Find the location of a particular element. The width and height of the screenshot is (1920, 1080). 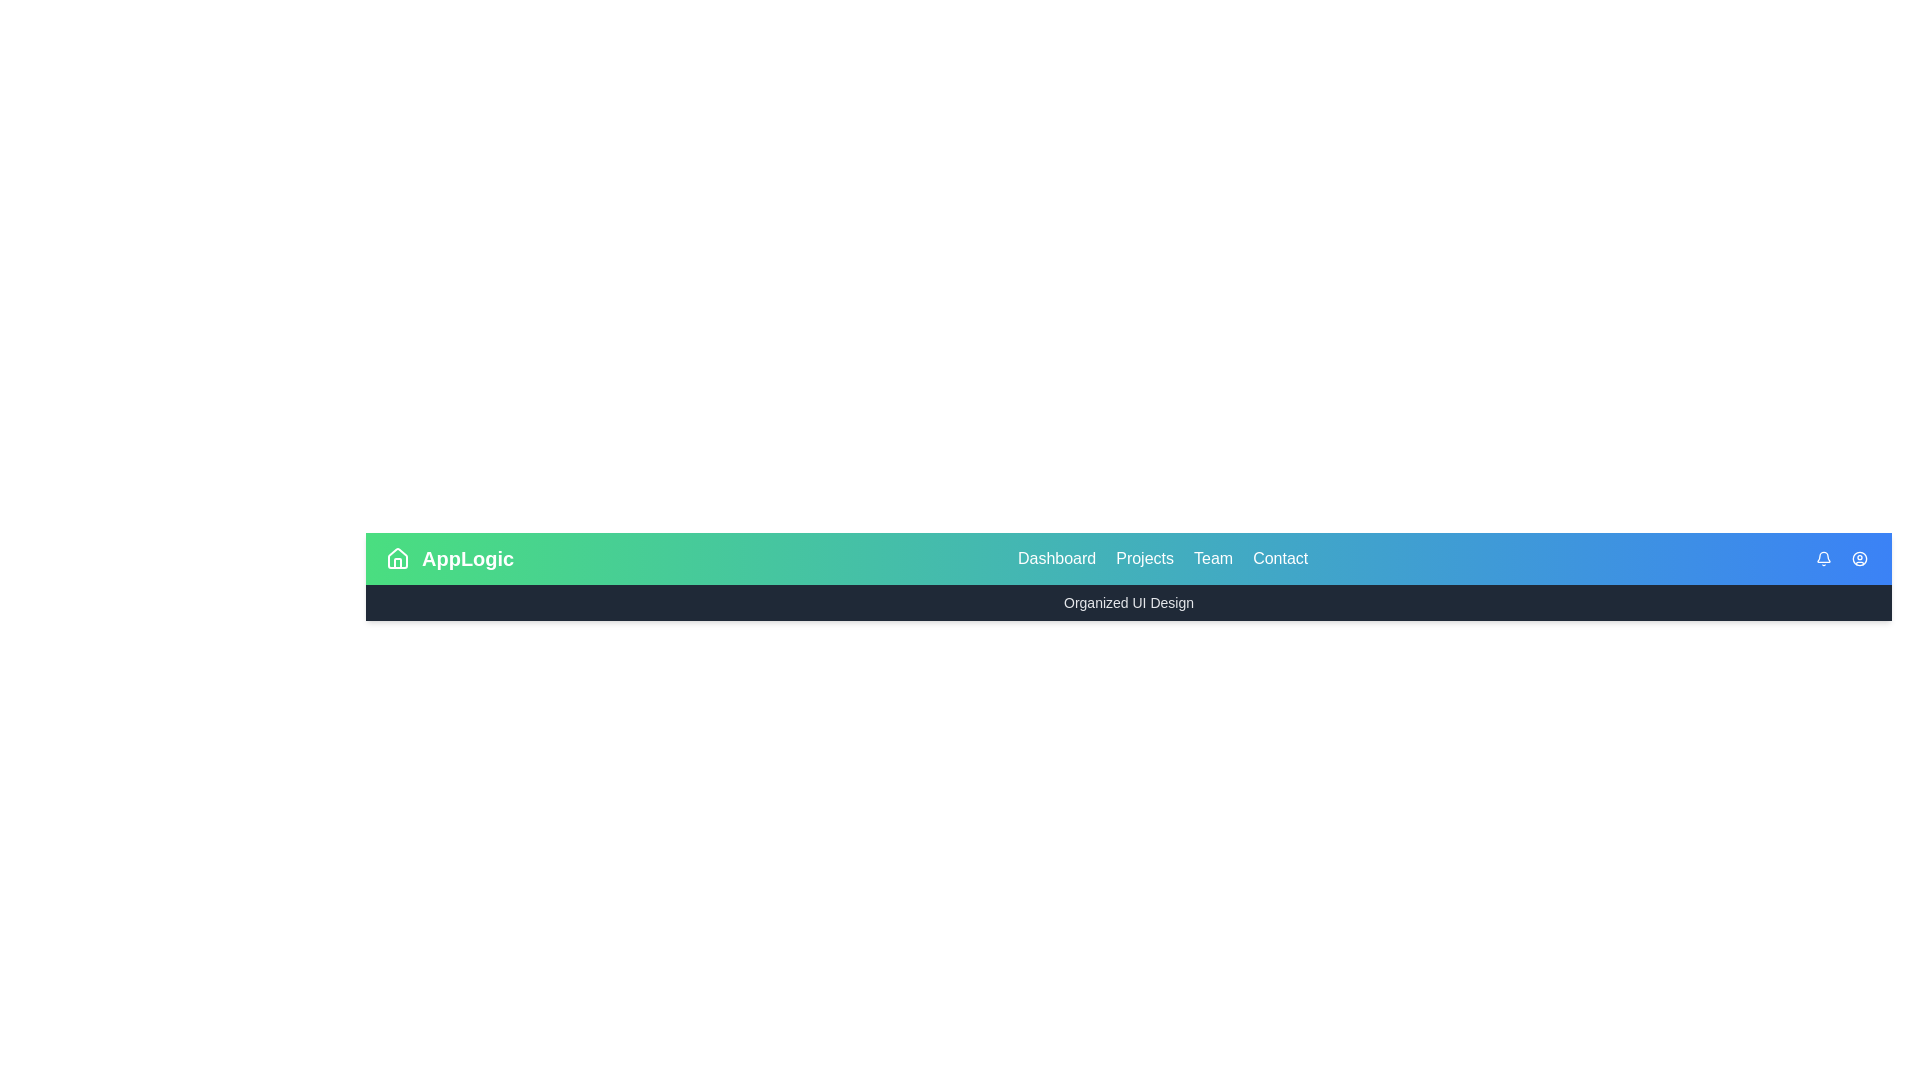

the interactive element Dashboard to observe the visual response is located at coordinates (1055, 559).